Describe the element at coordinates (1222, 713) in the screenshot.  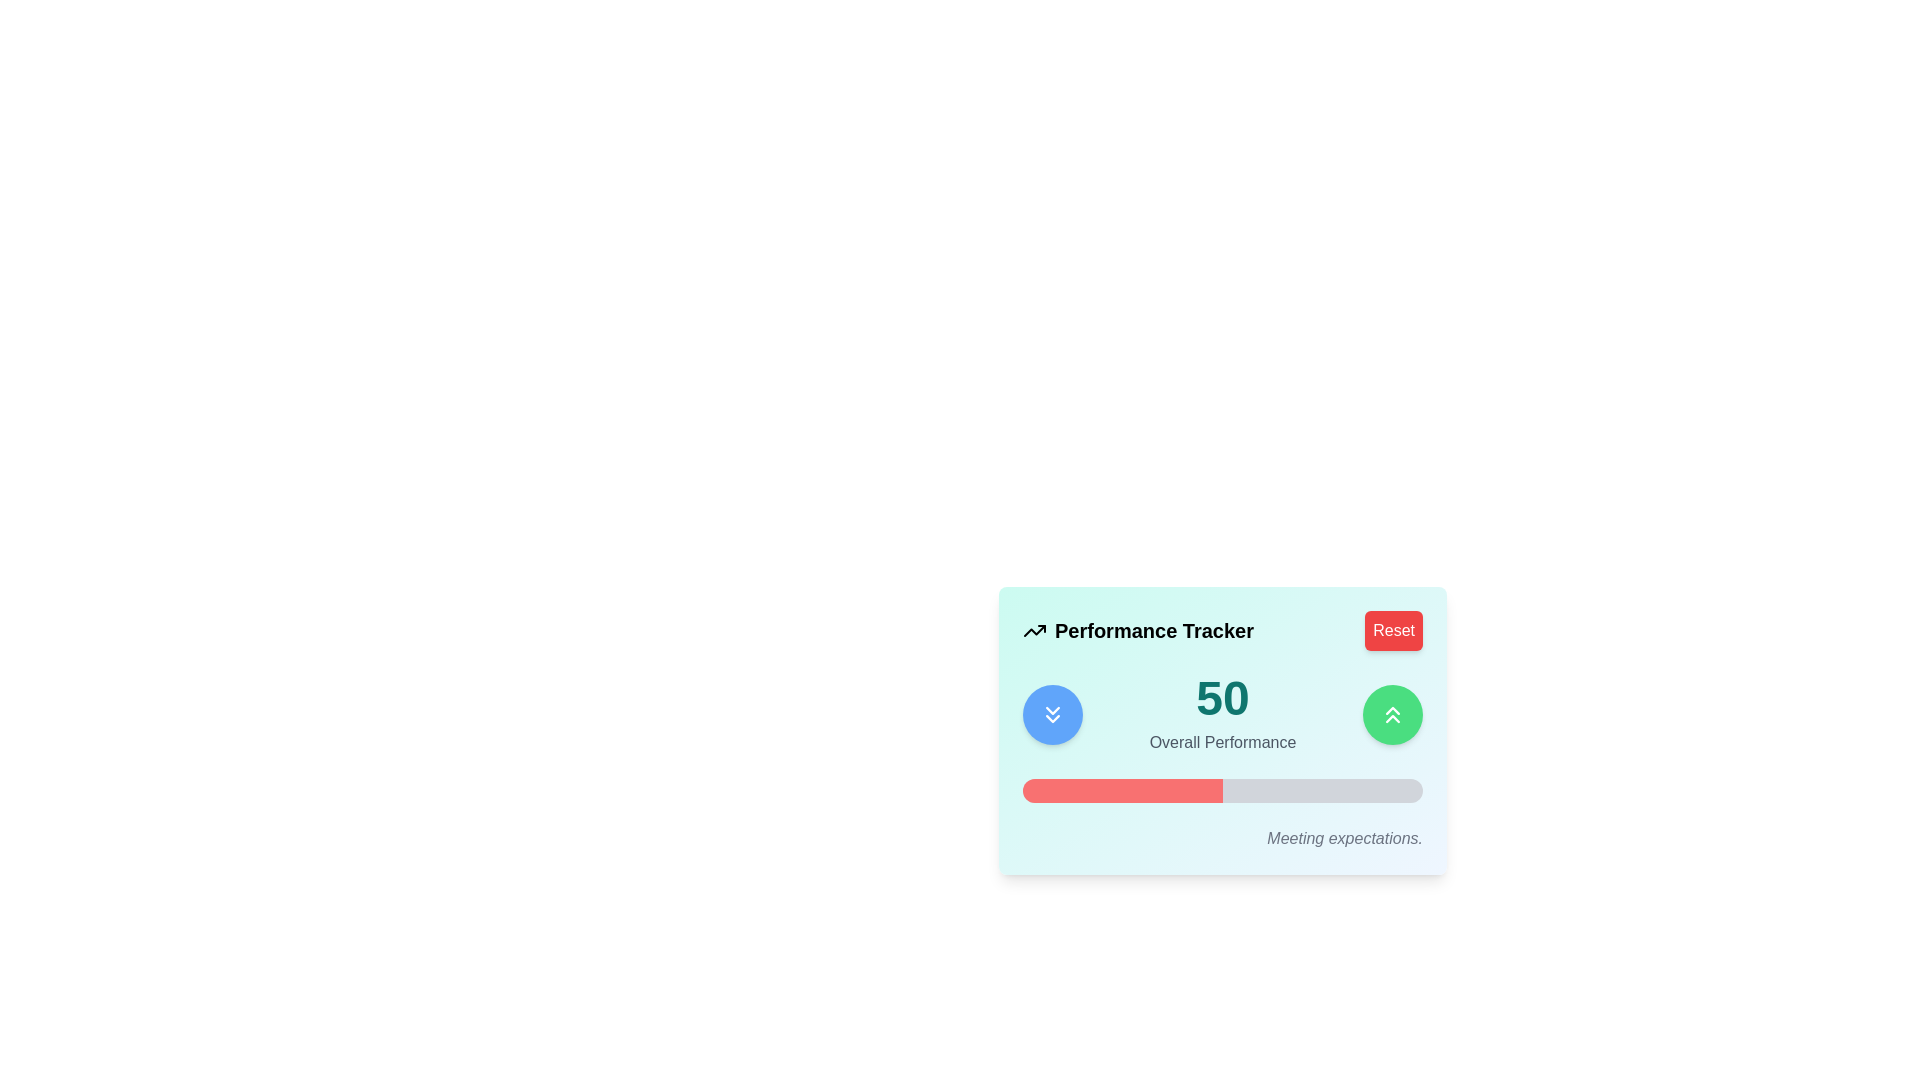
I see `the label displaying the bold number '50' in teal color and the smaller text label 'Overall Performance' in gray color, which is centrally aligned within a light teal card layout` at that location.